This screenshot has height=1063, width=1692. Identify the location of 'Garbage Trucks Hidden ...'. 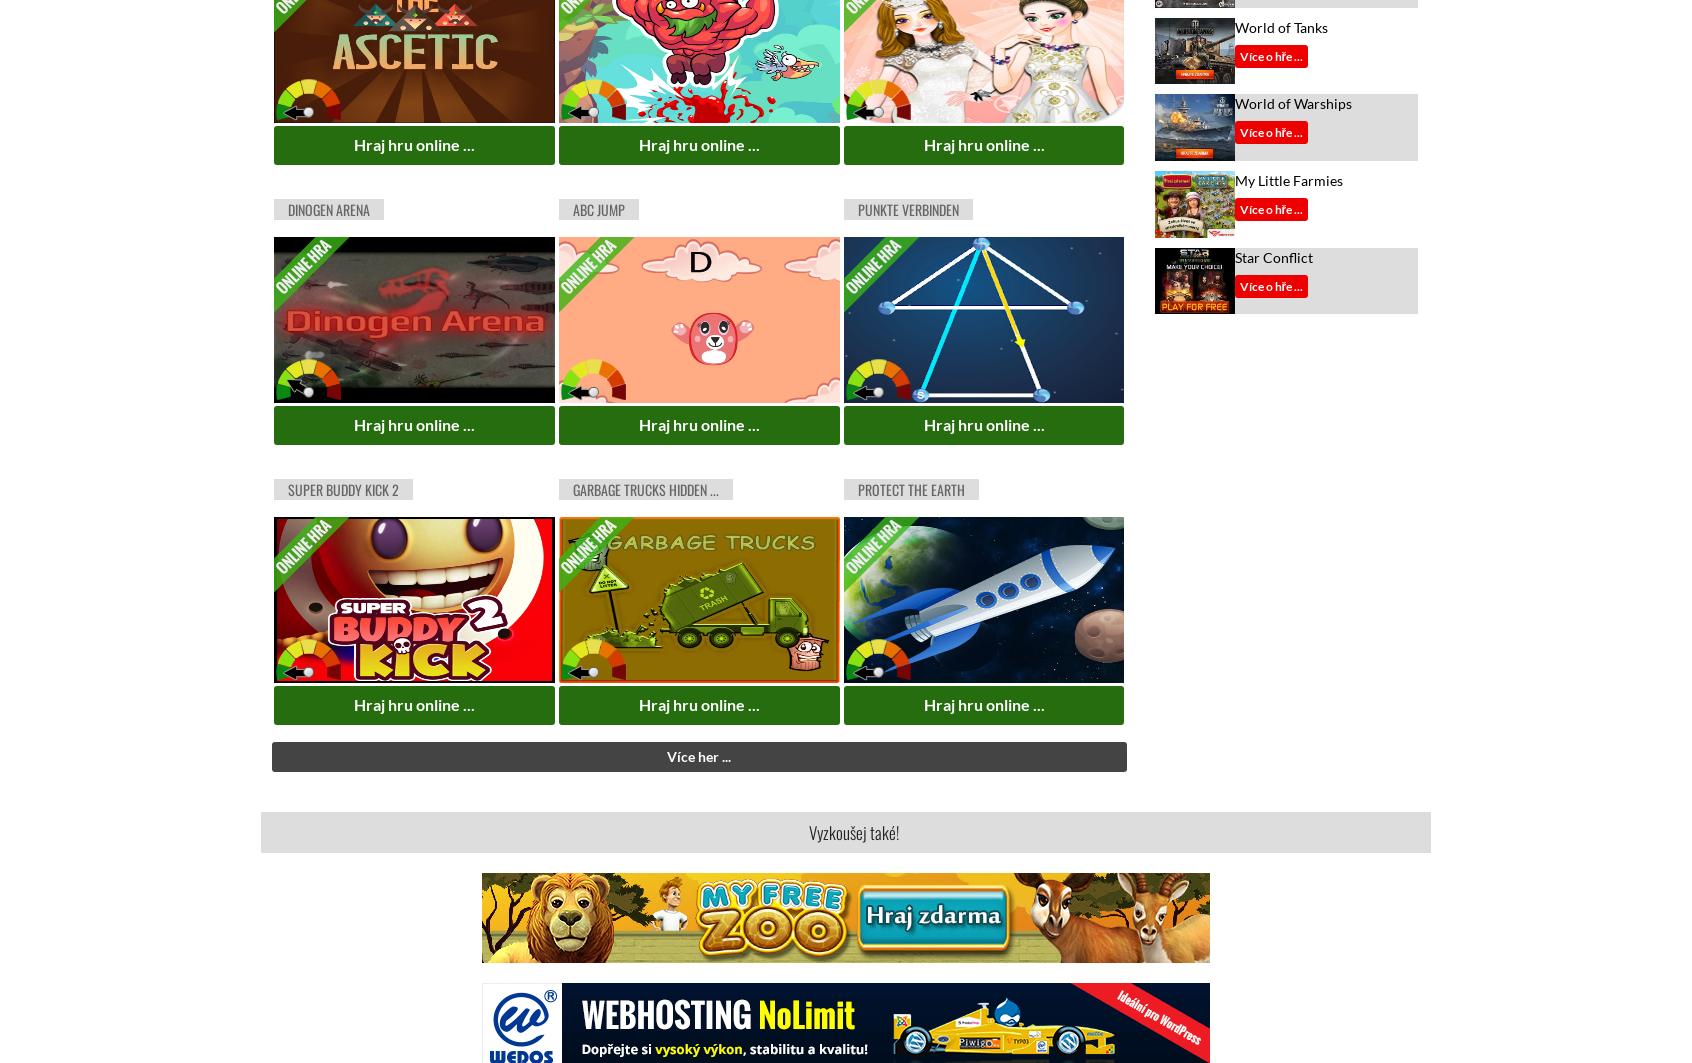
(644, 489).